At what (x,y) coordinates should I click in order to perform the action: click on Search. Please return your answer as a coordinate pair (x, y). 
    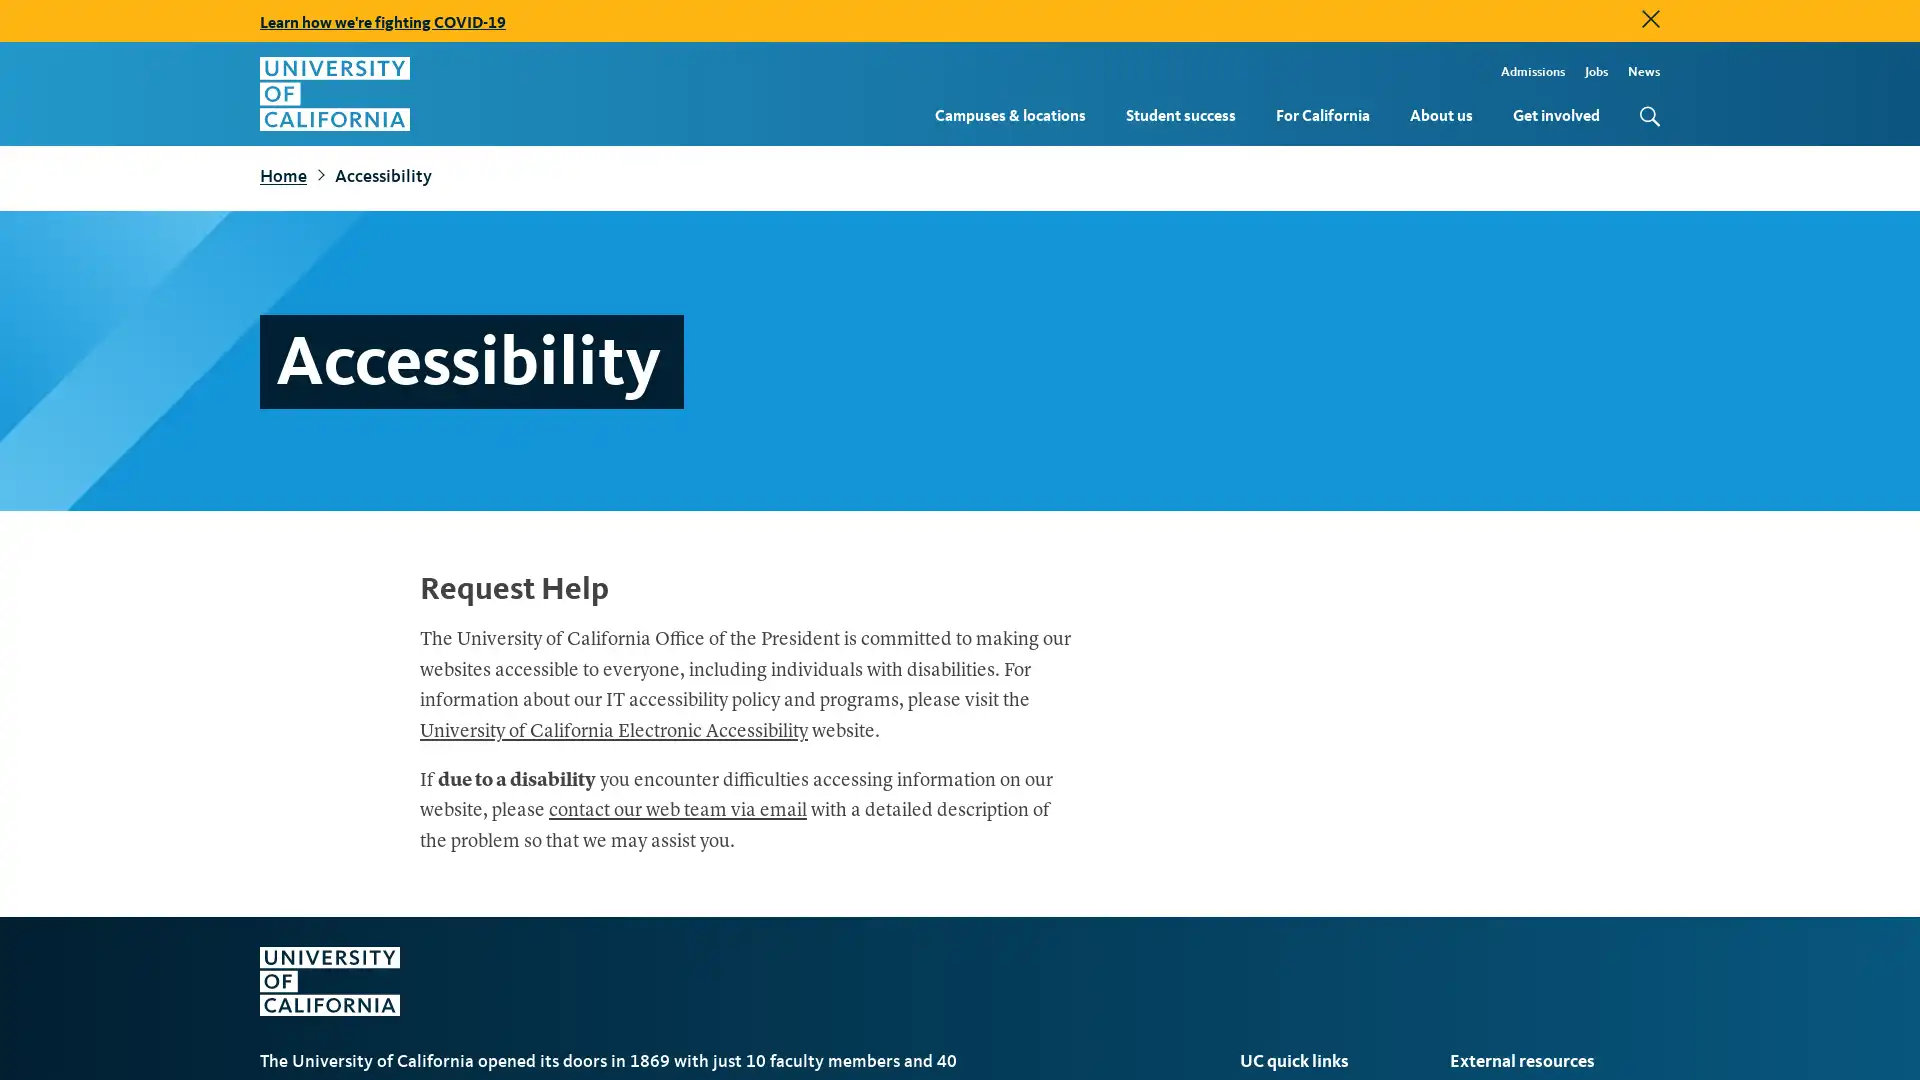
    Looking at the image, I should click on (1645, 115).